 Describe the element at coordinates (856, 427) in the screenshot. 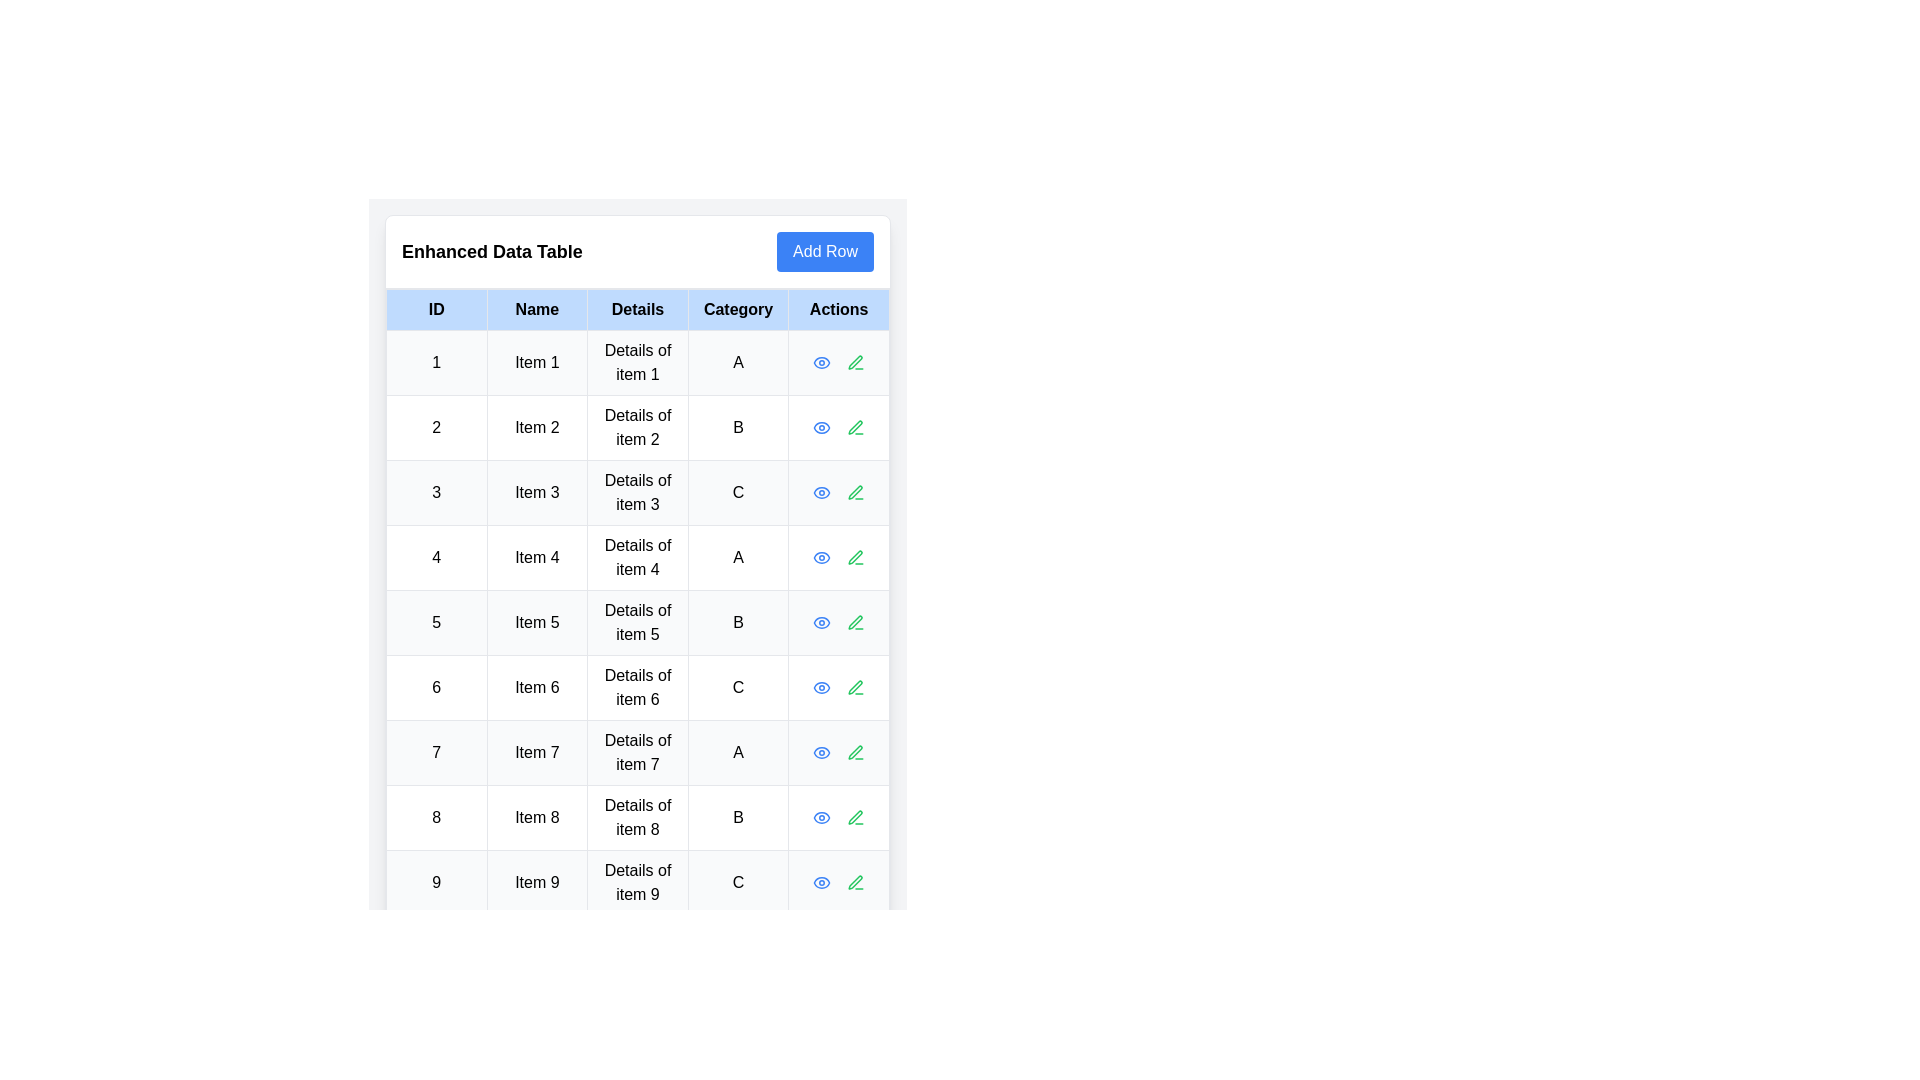

I see `the small green button with a pen icon in the 'Actions' column of the second row in the 'Enhanced Data Table'` at that location.